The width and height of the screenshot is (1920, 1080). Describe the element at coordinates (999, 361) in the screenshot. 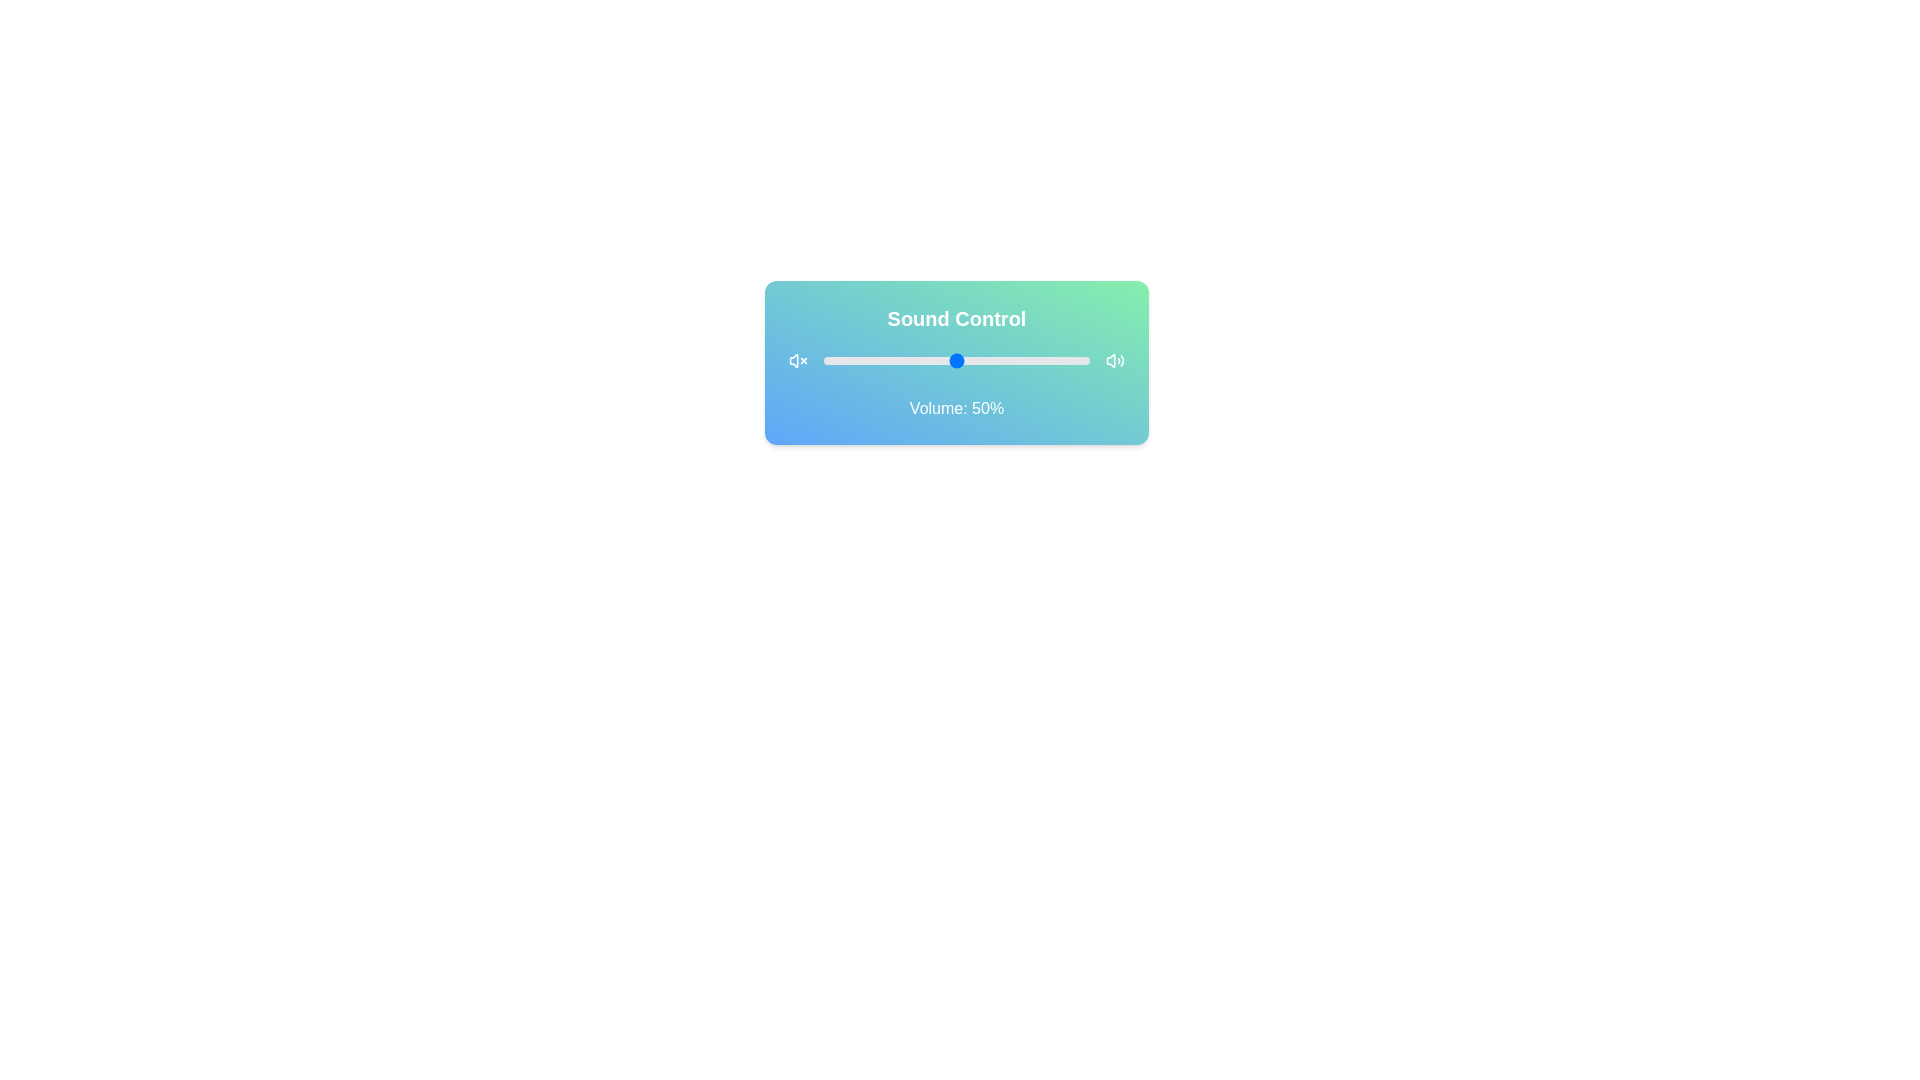

I see `the volume slider` at that location.